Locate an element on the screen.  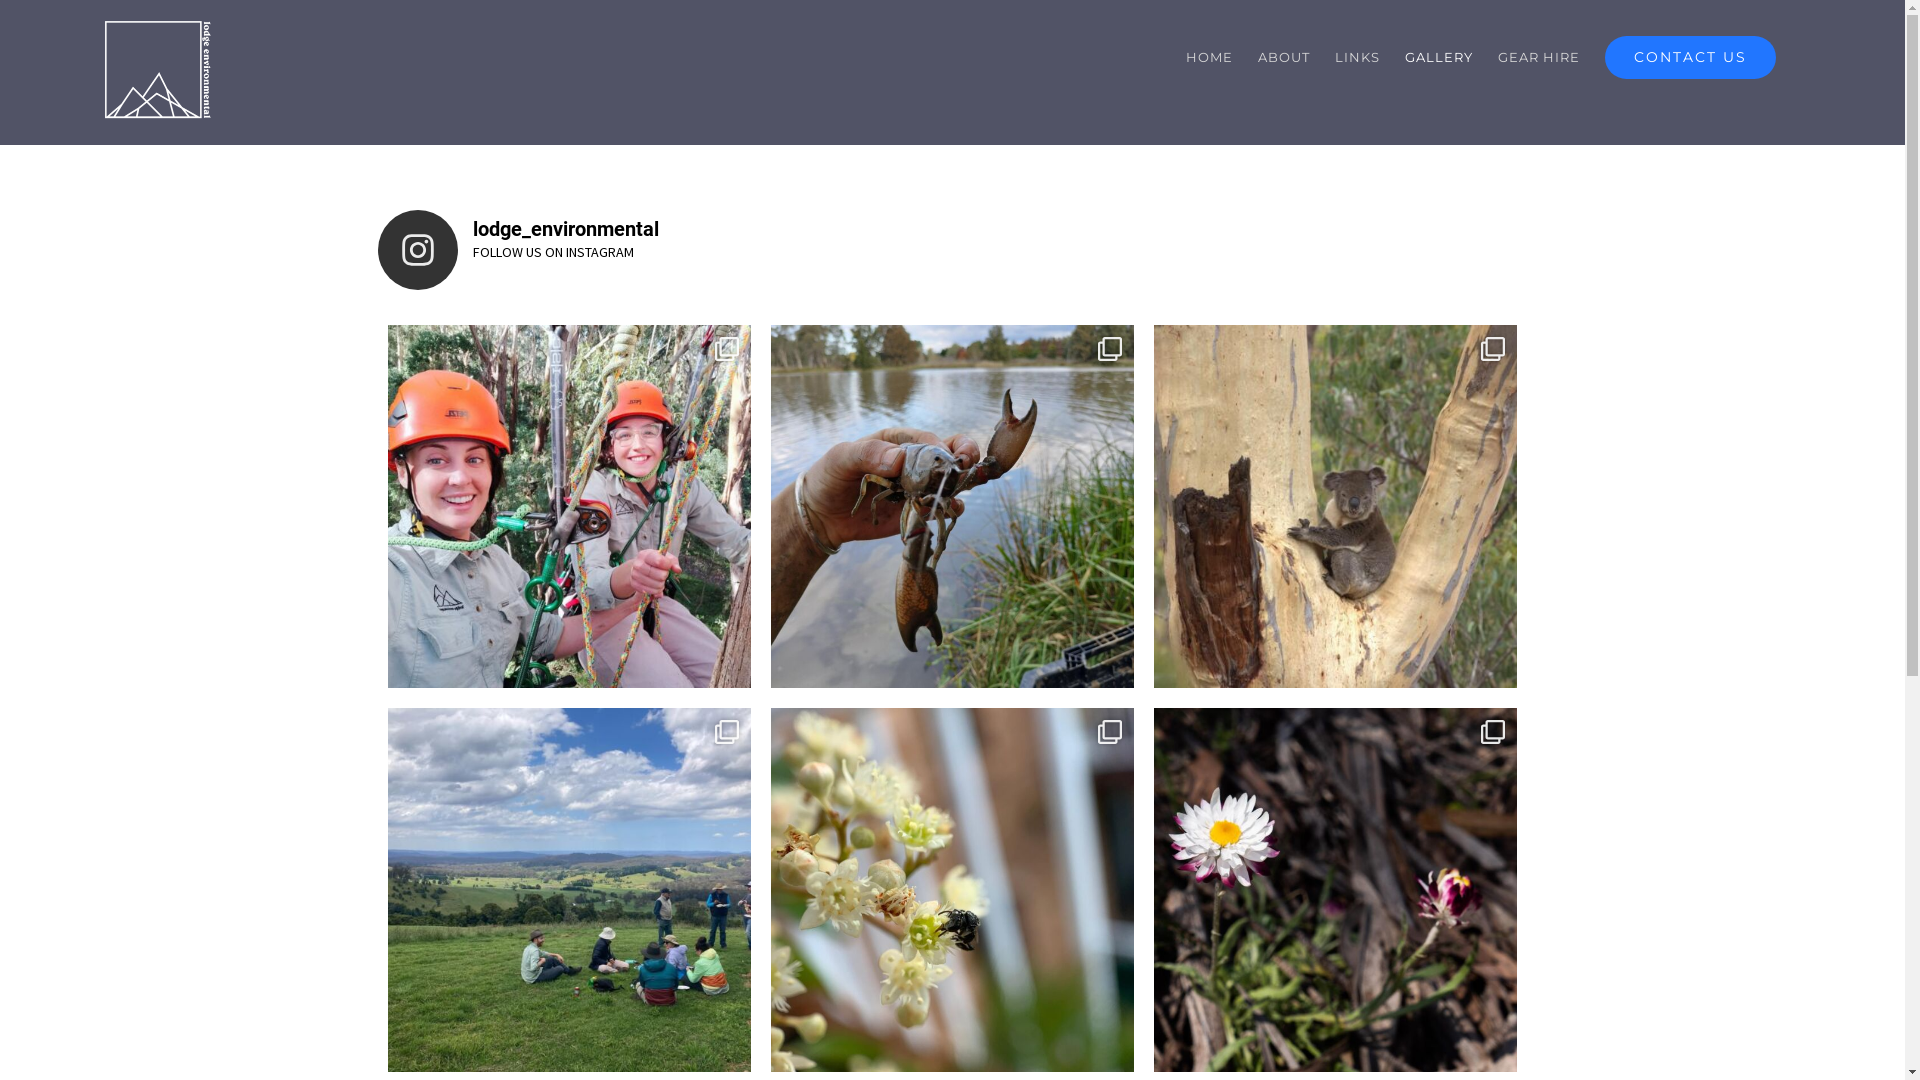
'LINKS' is located at coordinates (1334, 56).